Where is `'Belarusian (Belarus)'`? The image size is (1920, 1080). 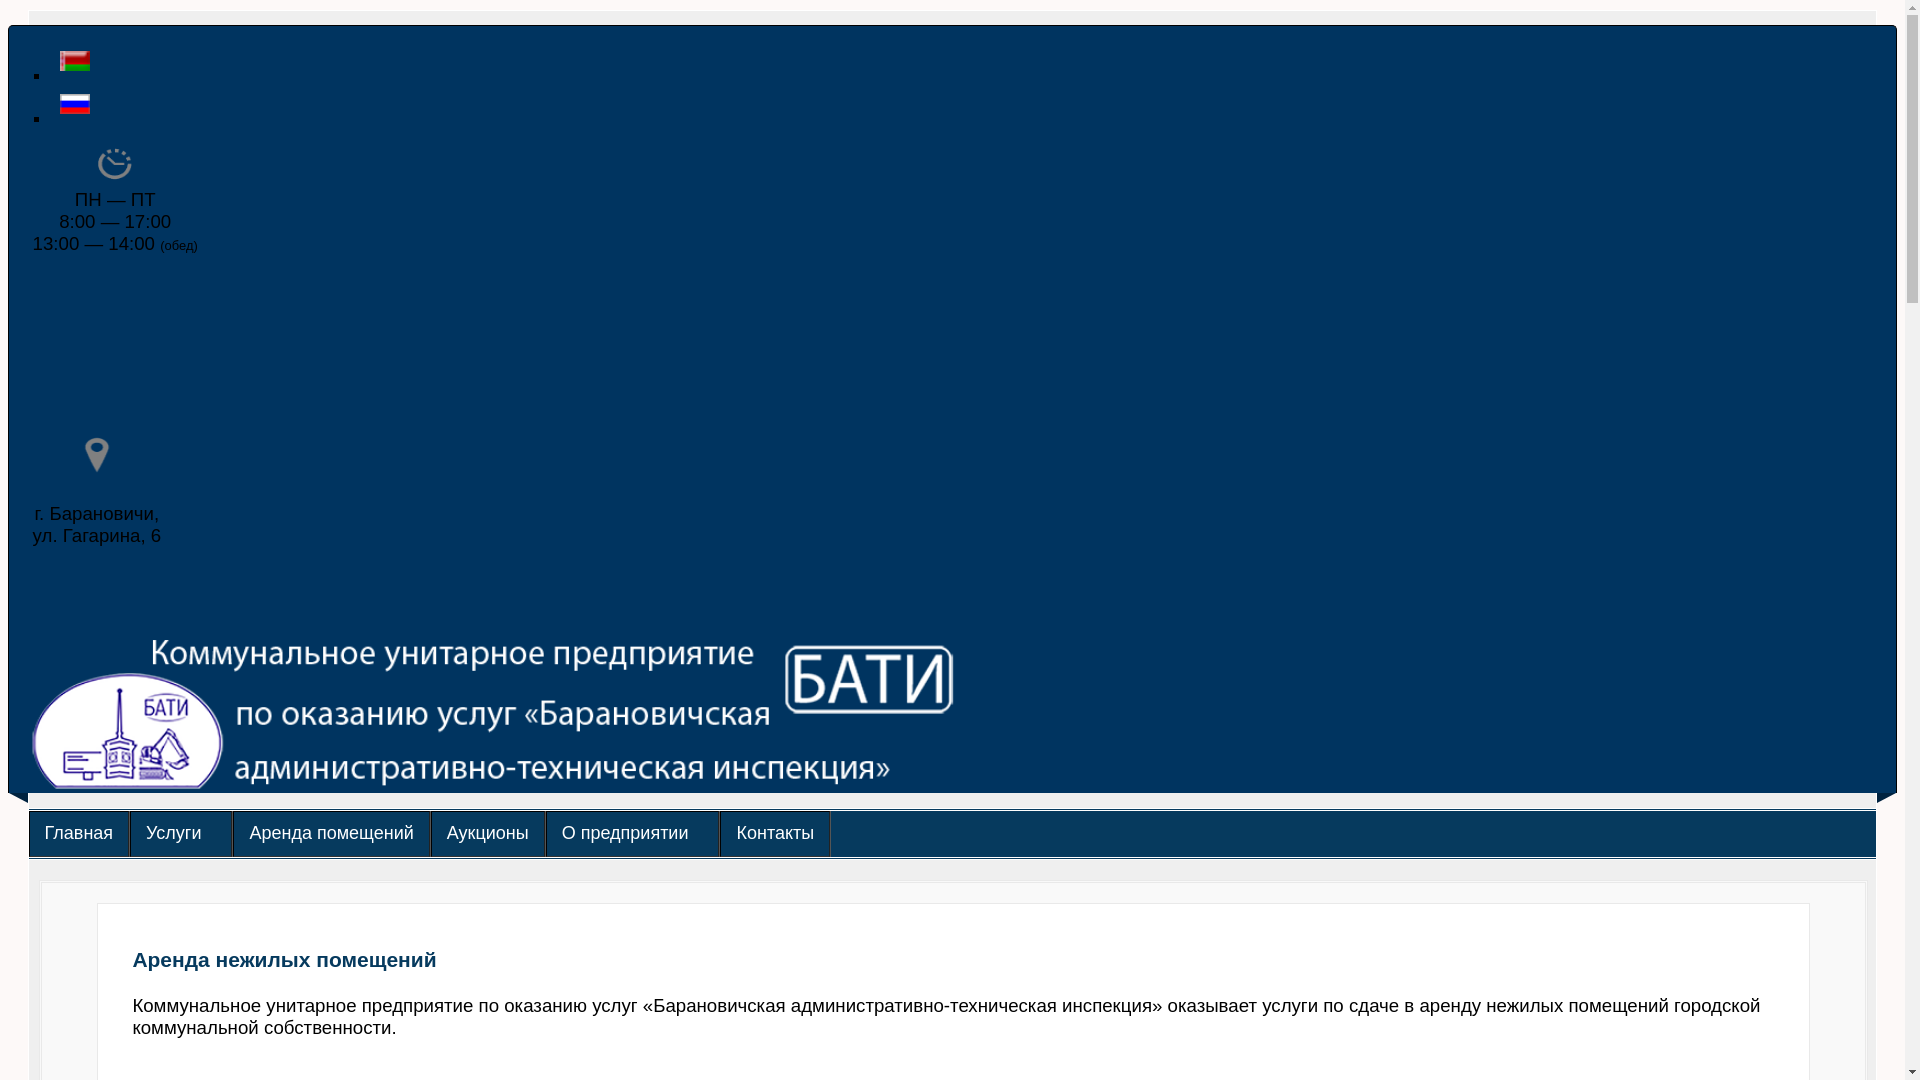
'Belarusian (Belarus)' is located at coordinates (59, 60).